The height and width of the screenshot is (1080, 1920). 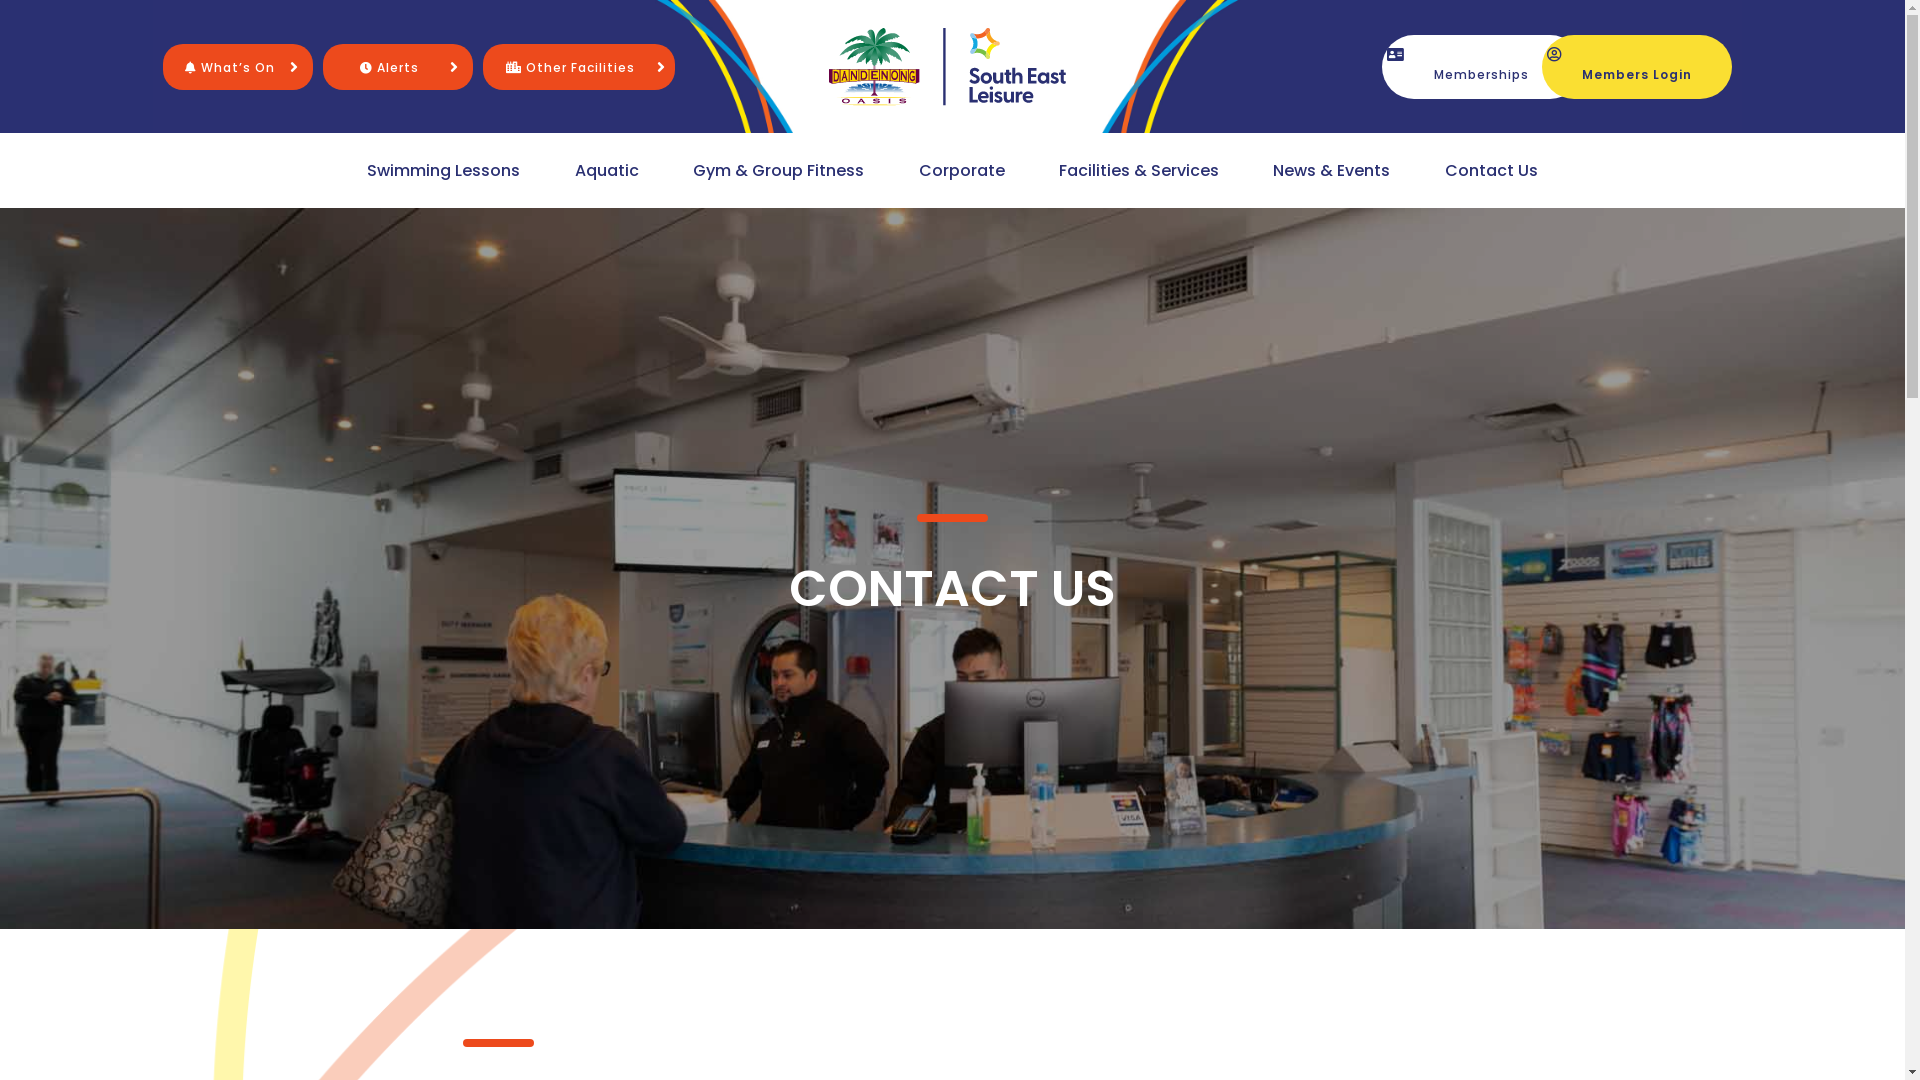 I want to click on 'Alerts', so click(x=389, y=65).